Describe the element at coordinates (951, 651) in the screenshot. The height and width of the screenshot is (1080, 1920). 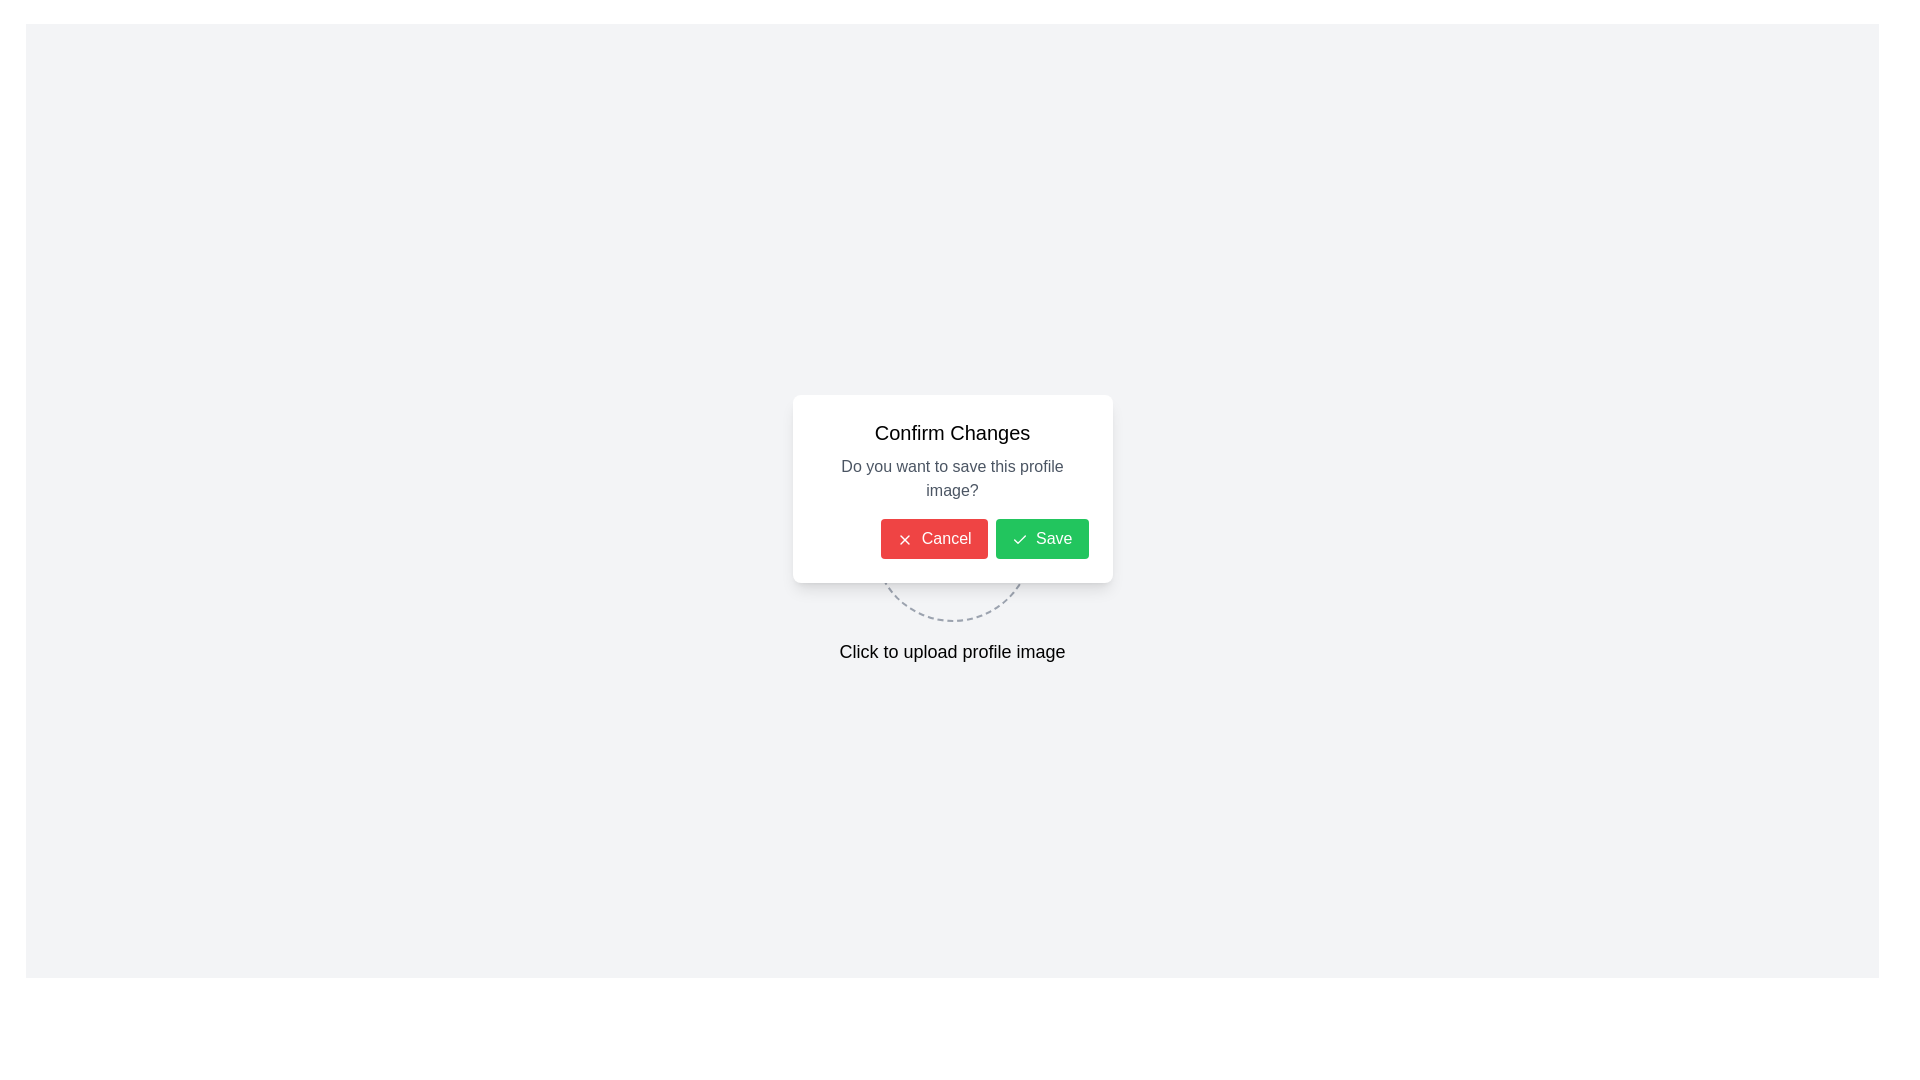
I see `the instructional label indicating where users can click to upload a profile image, located beneath the main modal dialog box with the text 'Confirm Changes'` at that location.